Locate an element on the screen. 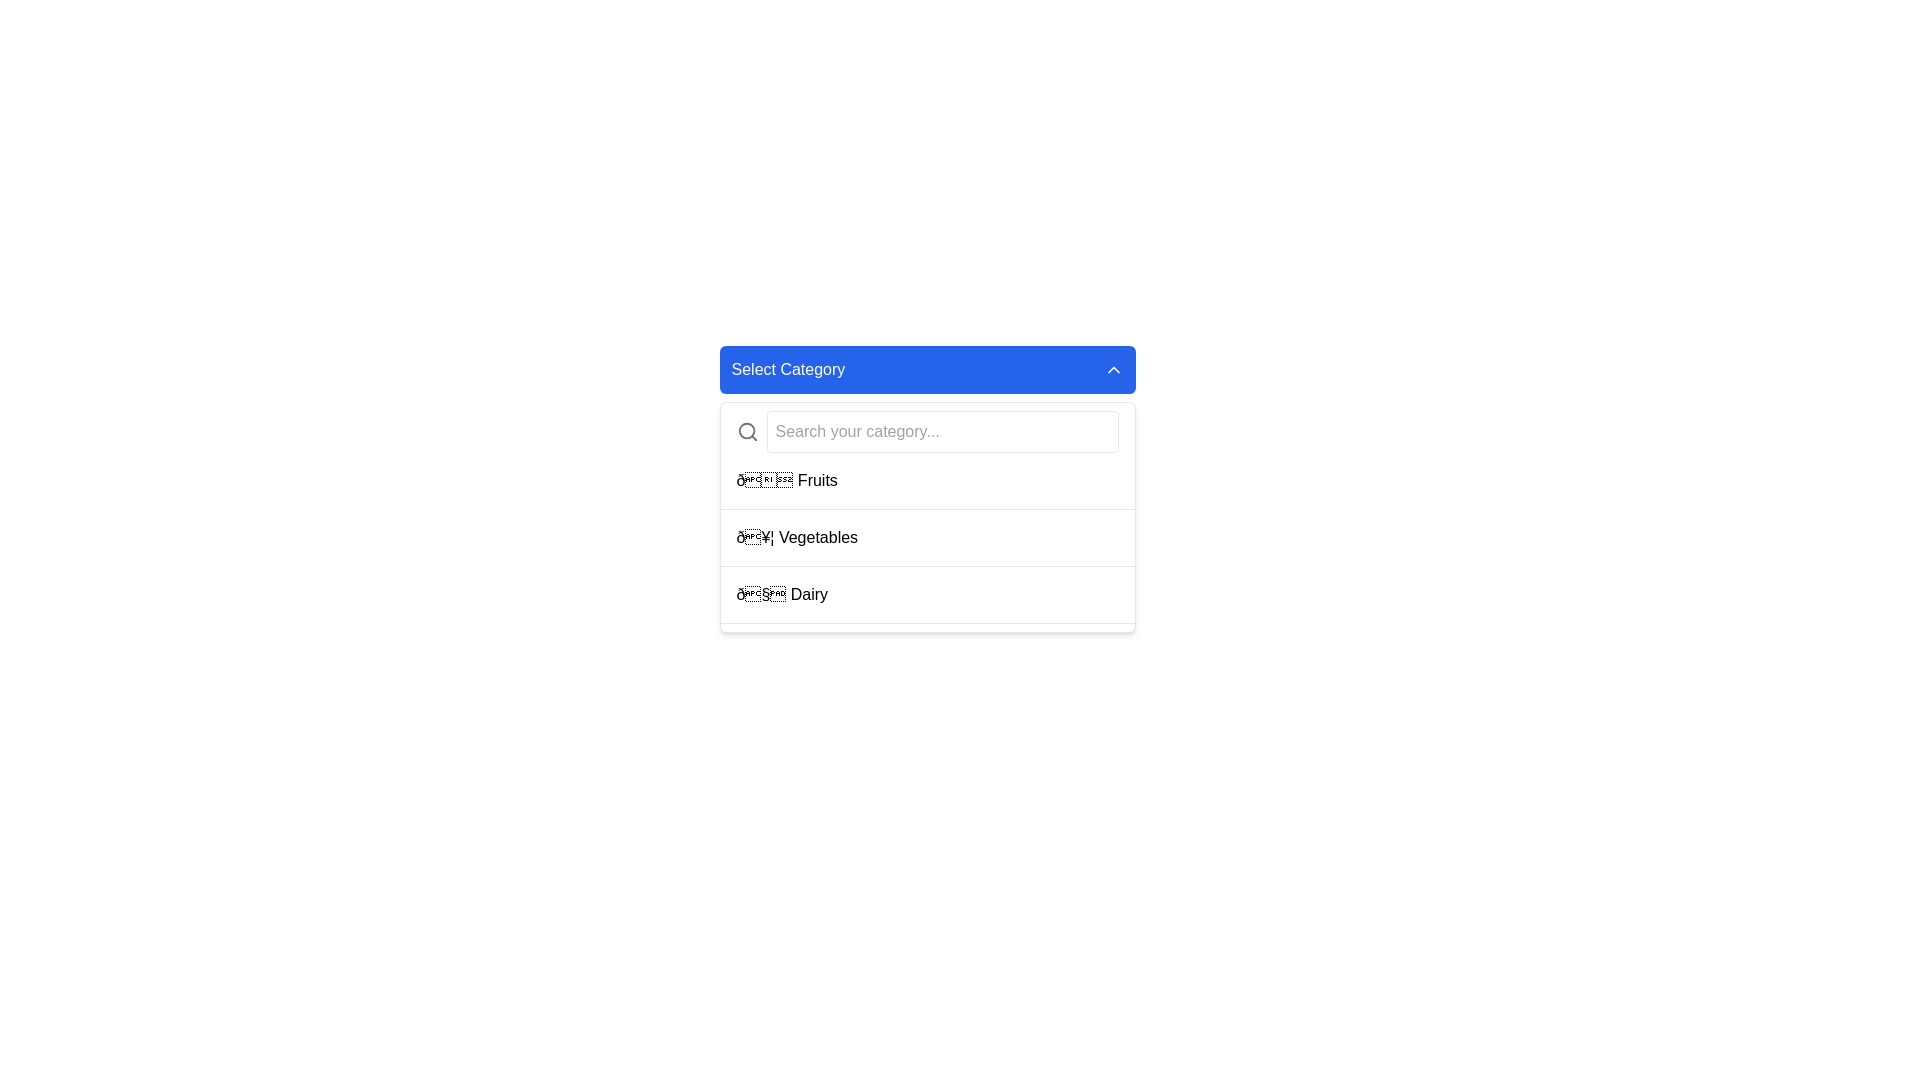 Image resolution: width=1920 pixels, height=1080 pixels. the 'Dairy' category option, which is a horizontal layout containing a carton icon and the label 'Dairy' in bold text, located as the third item in the vertical list beneath the 'Select Category' section is located at coordinates (781, 593).